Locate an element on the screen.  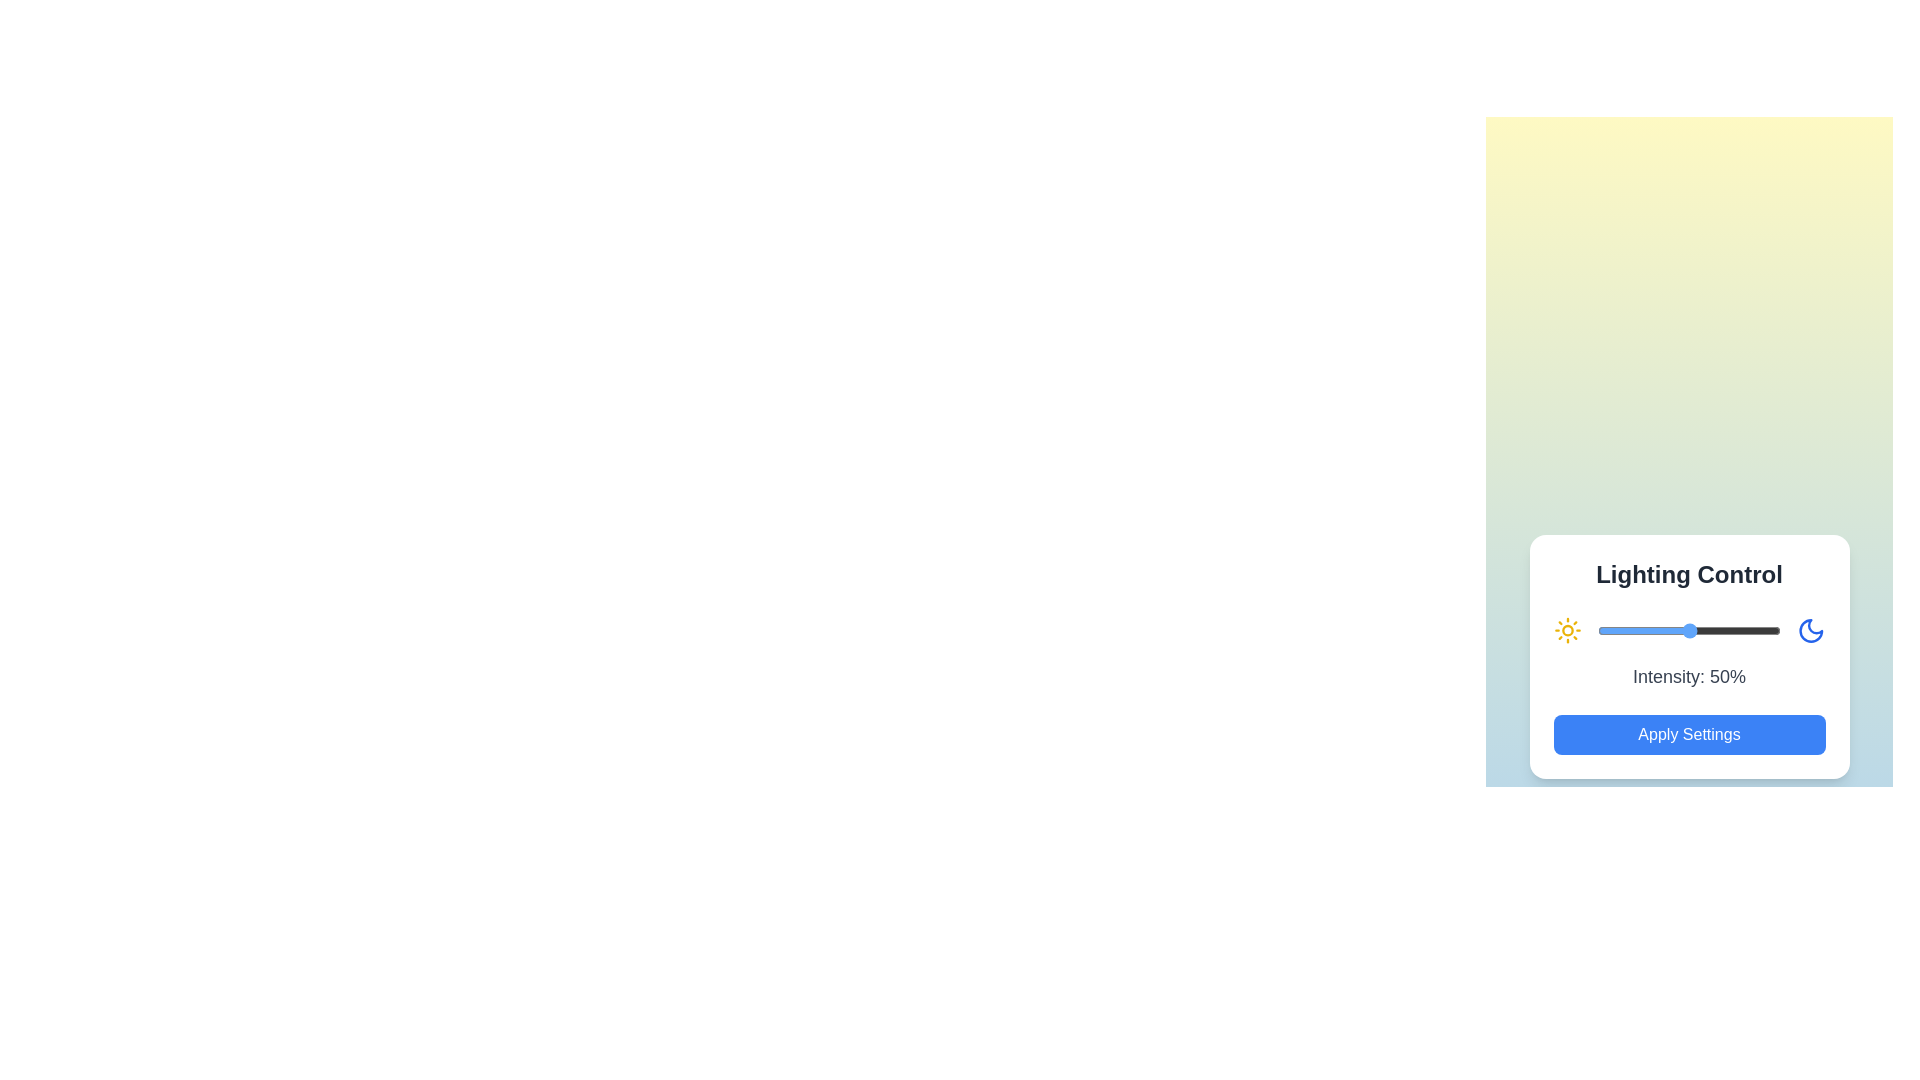
'Apply Settings' button to confirm the current intensity is located at coordinates (1688, 735).